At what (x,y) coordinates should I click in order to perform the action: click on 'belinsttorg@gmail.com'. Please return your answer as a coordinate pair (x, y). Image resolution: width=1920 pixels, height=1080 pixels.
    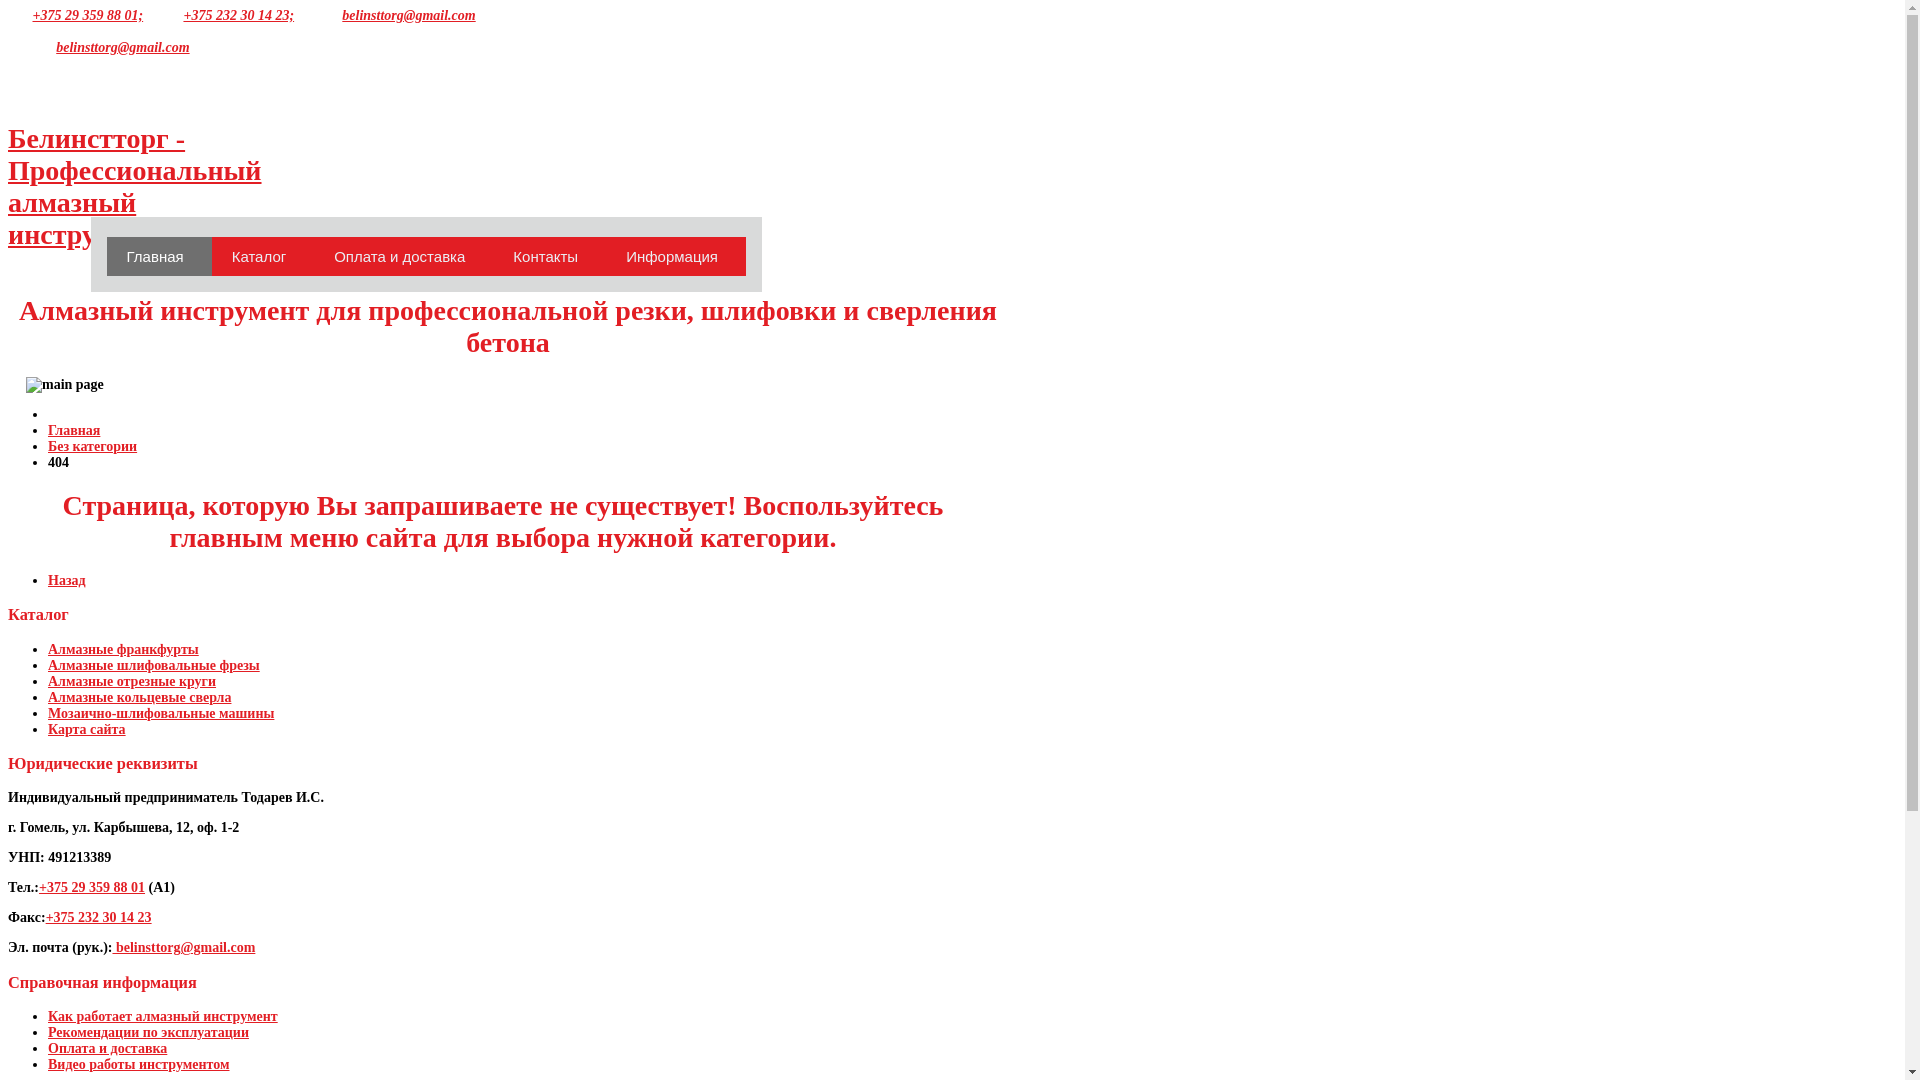
    Looking at the image, I should click on (121, 46).